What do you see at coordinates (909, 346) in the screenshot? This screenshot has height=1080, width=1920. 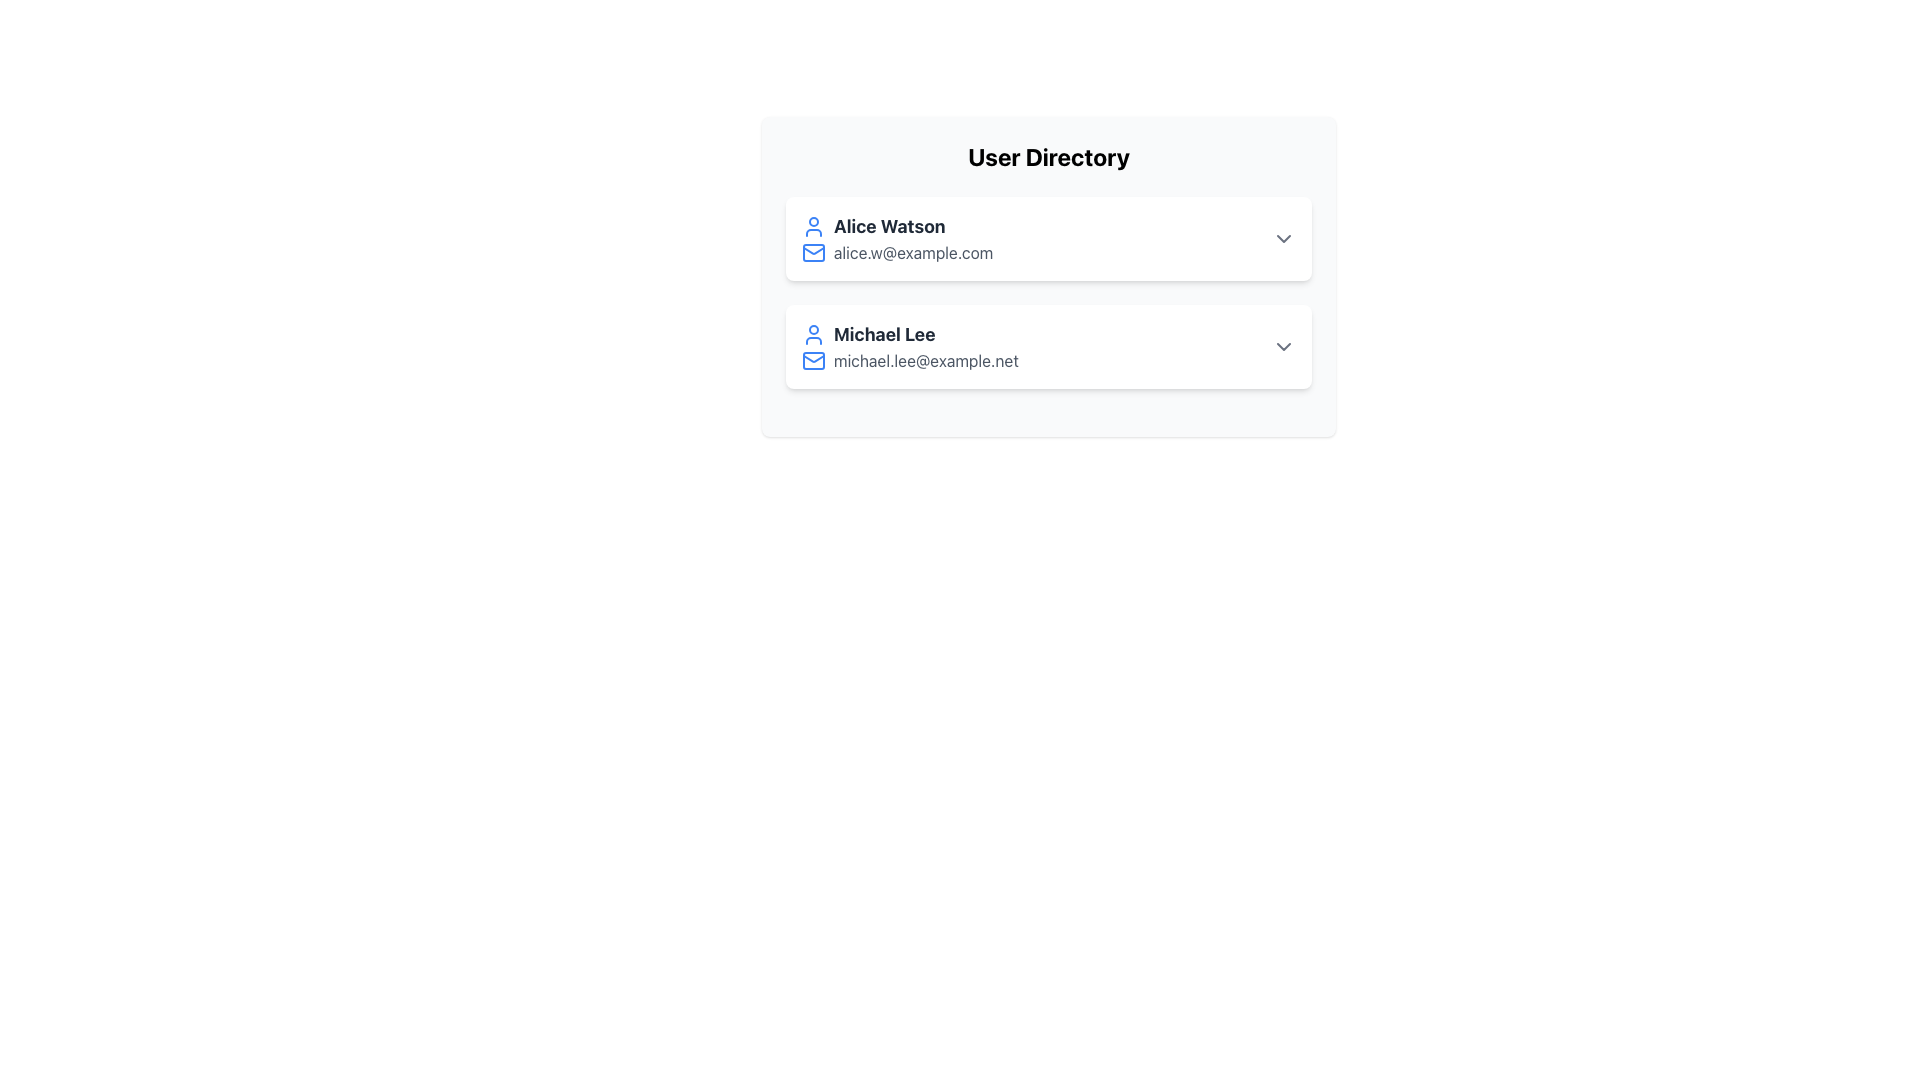 I see `the user entry for 'Michael Lee'` at bounding box center [909, 346].